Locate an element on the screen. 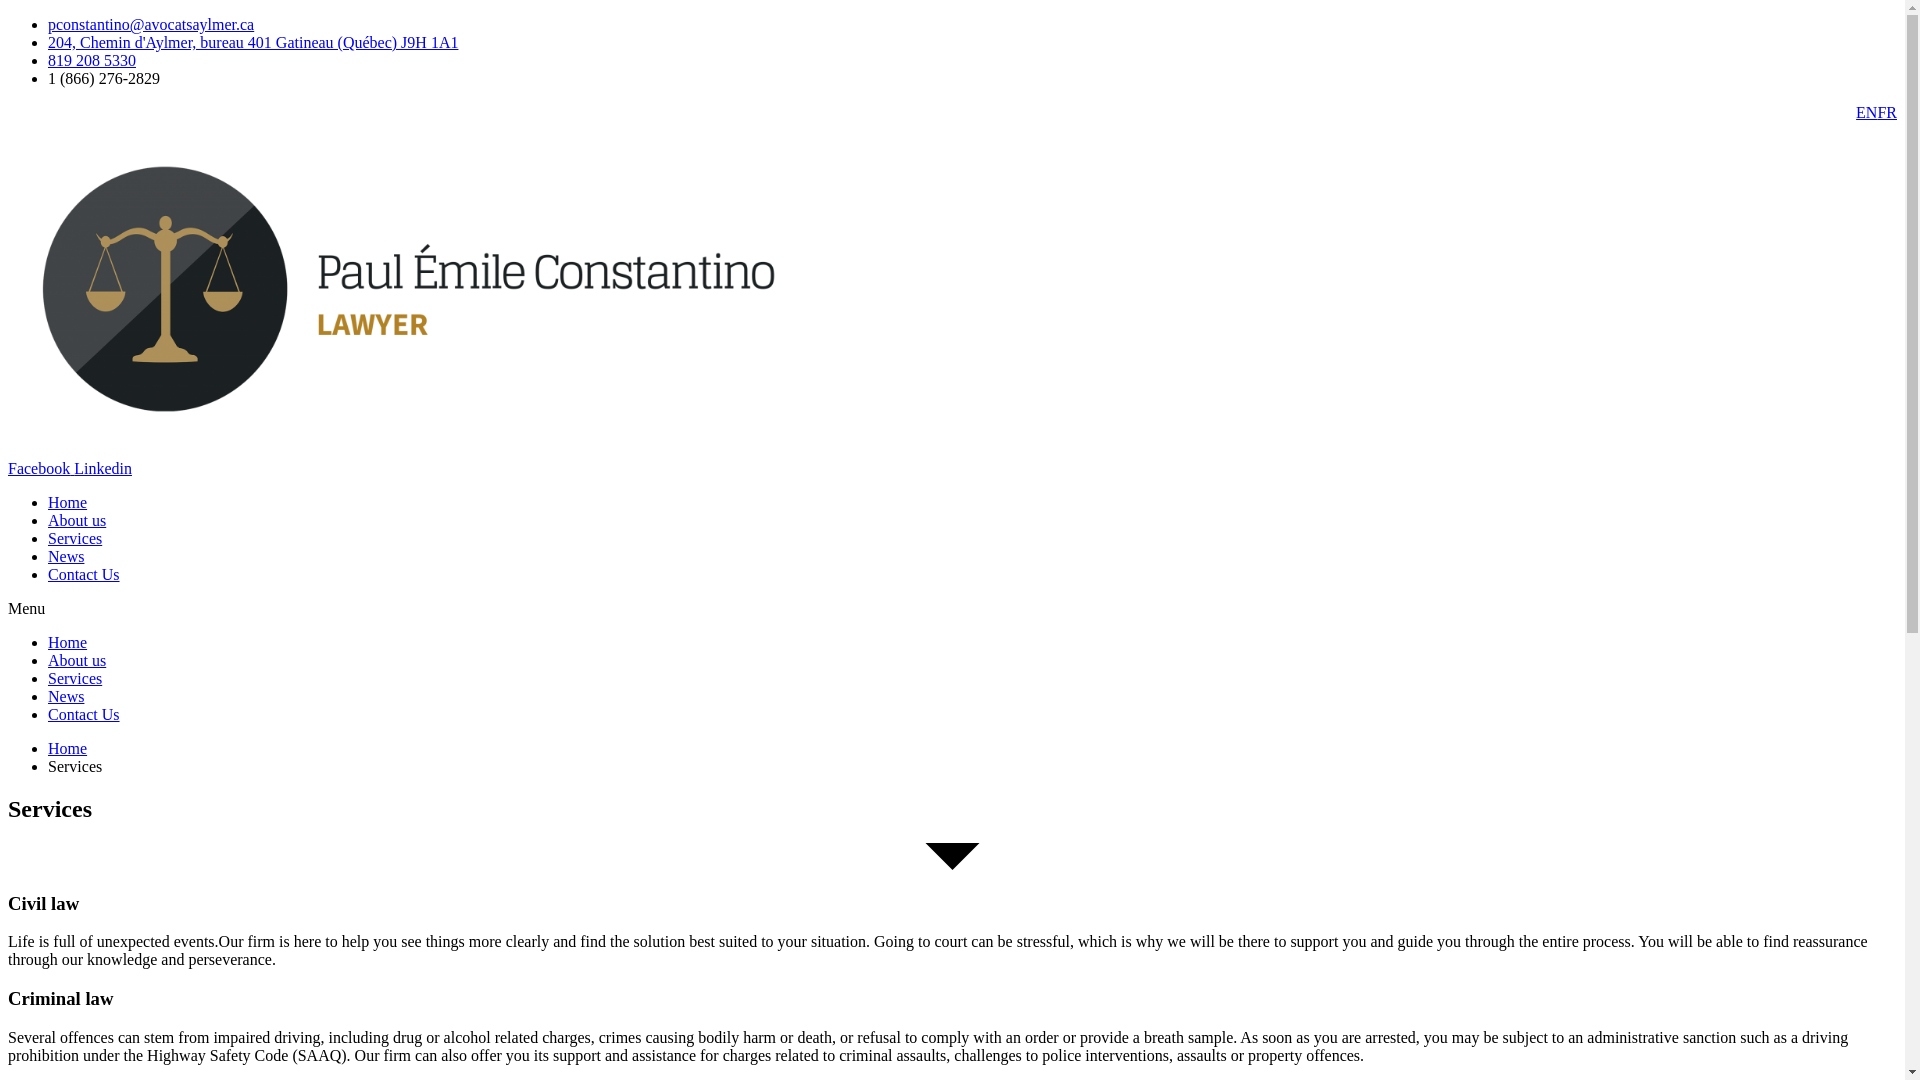 The width and height of the screenshot is (1920, 1080). 'Home' is located at coordinates (48, 501).